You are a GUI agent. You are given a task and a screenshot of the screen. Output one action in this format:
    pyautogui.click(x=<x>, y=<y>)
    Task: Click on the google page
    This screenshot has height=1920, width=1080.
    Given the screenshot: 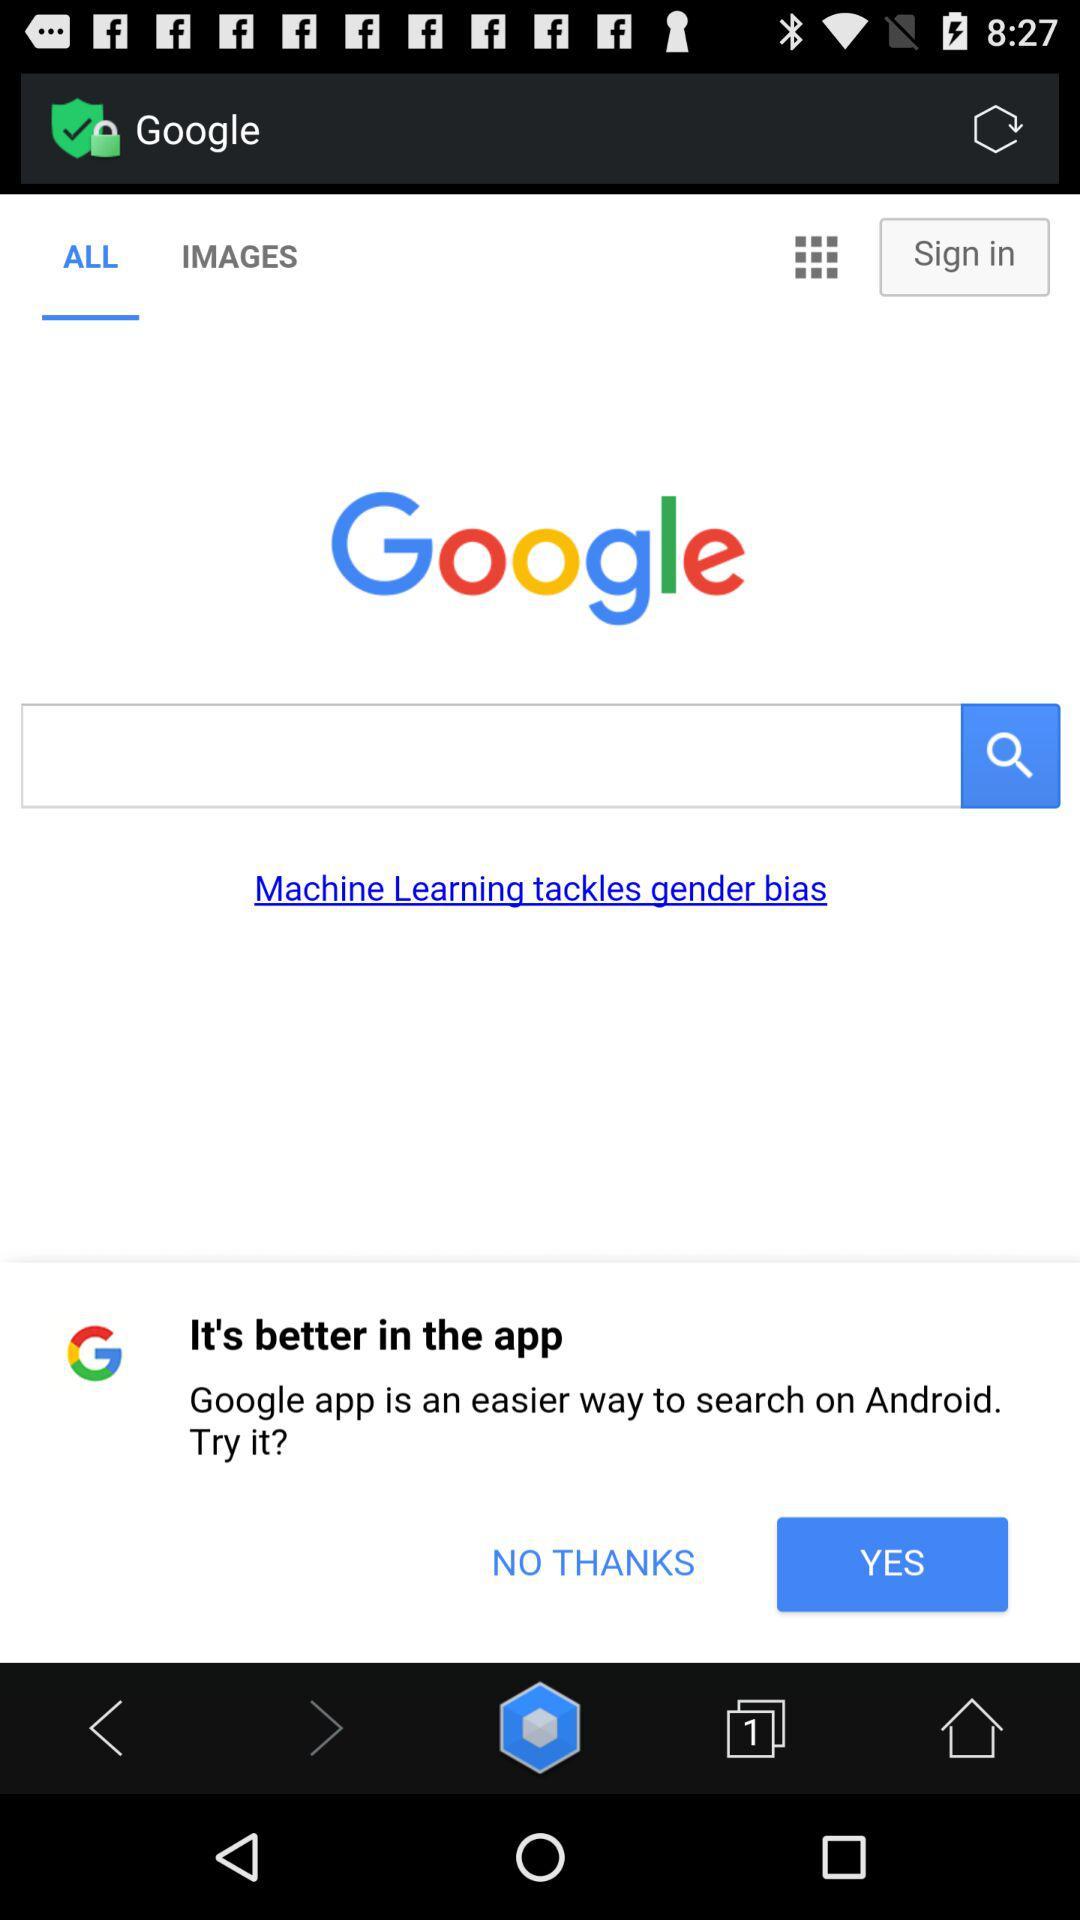 What is the action you would take?
    pyautogui.click(x=540, y=927)
    